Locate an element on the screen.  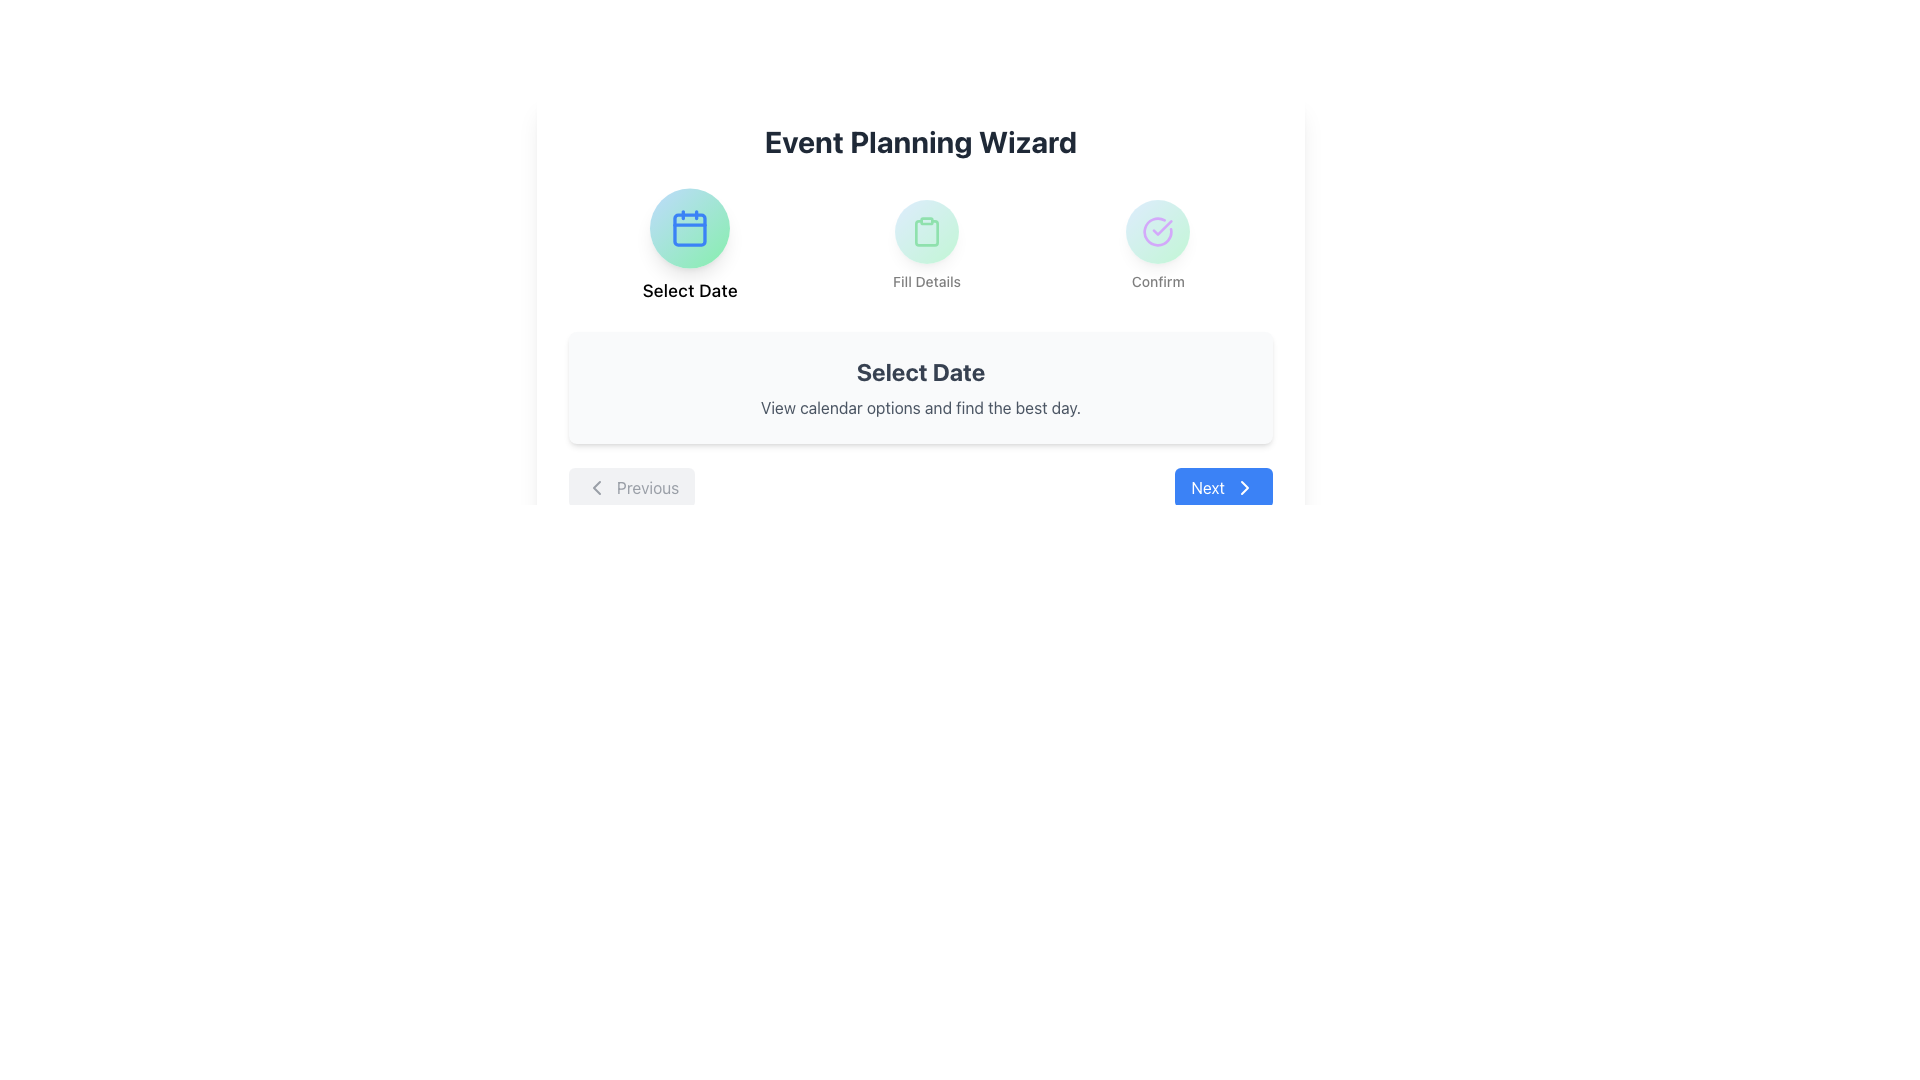
the navigation button located at the bottom-left of the interface, which allows users to move to the previous step in a multi-step process is located at coordinates (631, 488).